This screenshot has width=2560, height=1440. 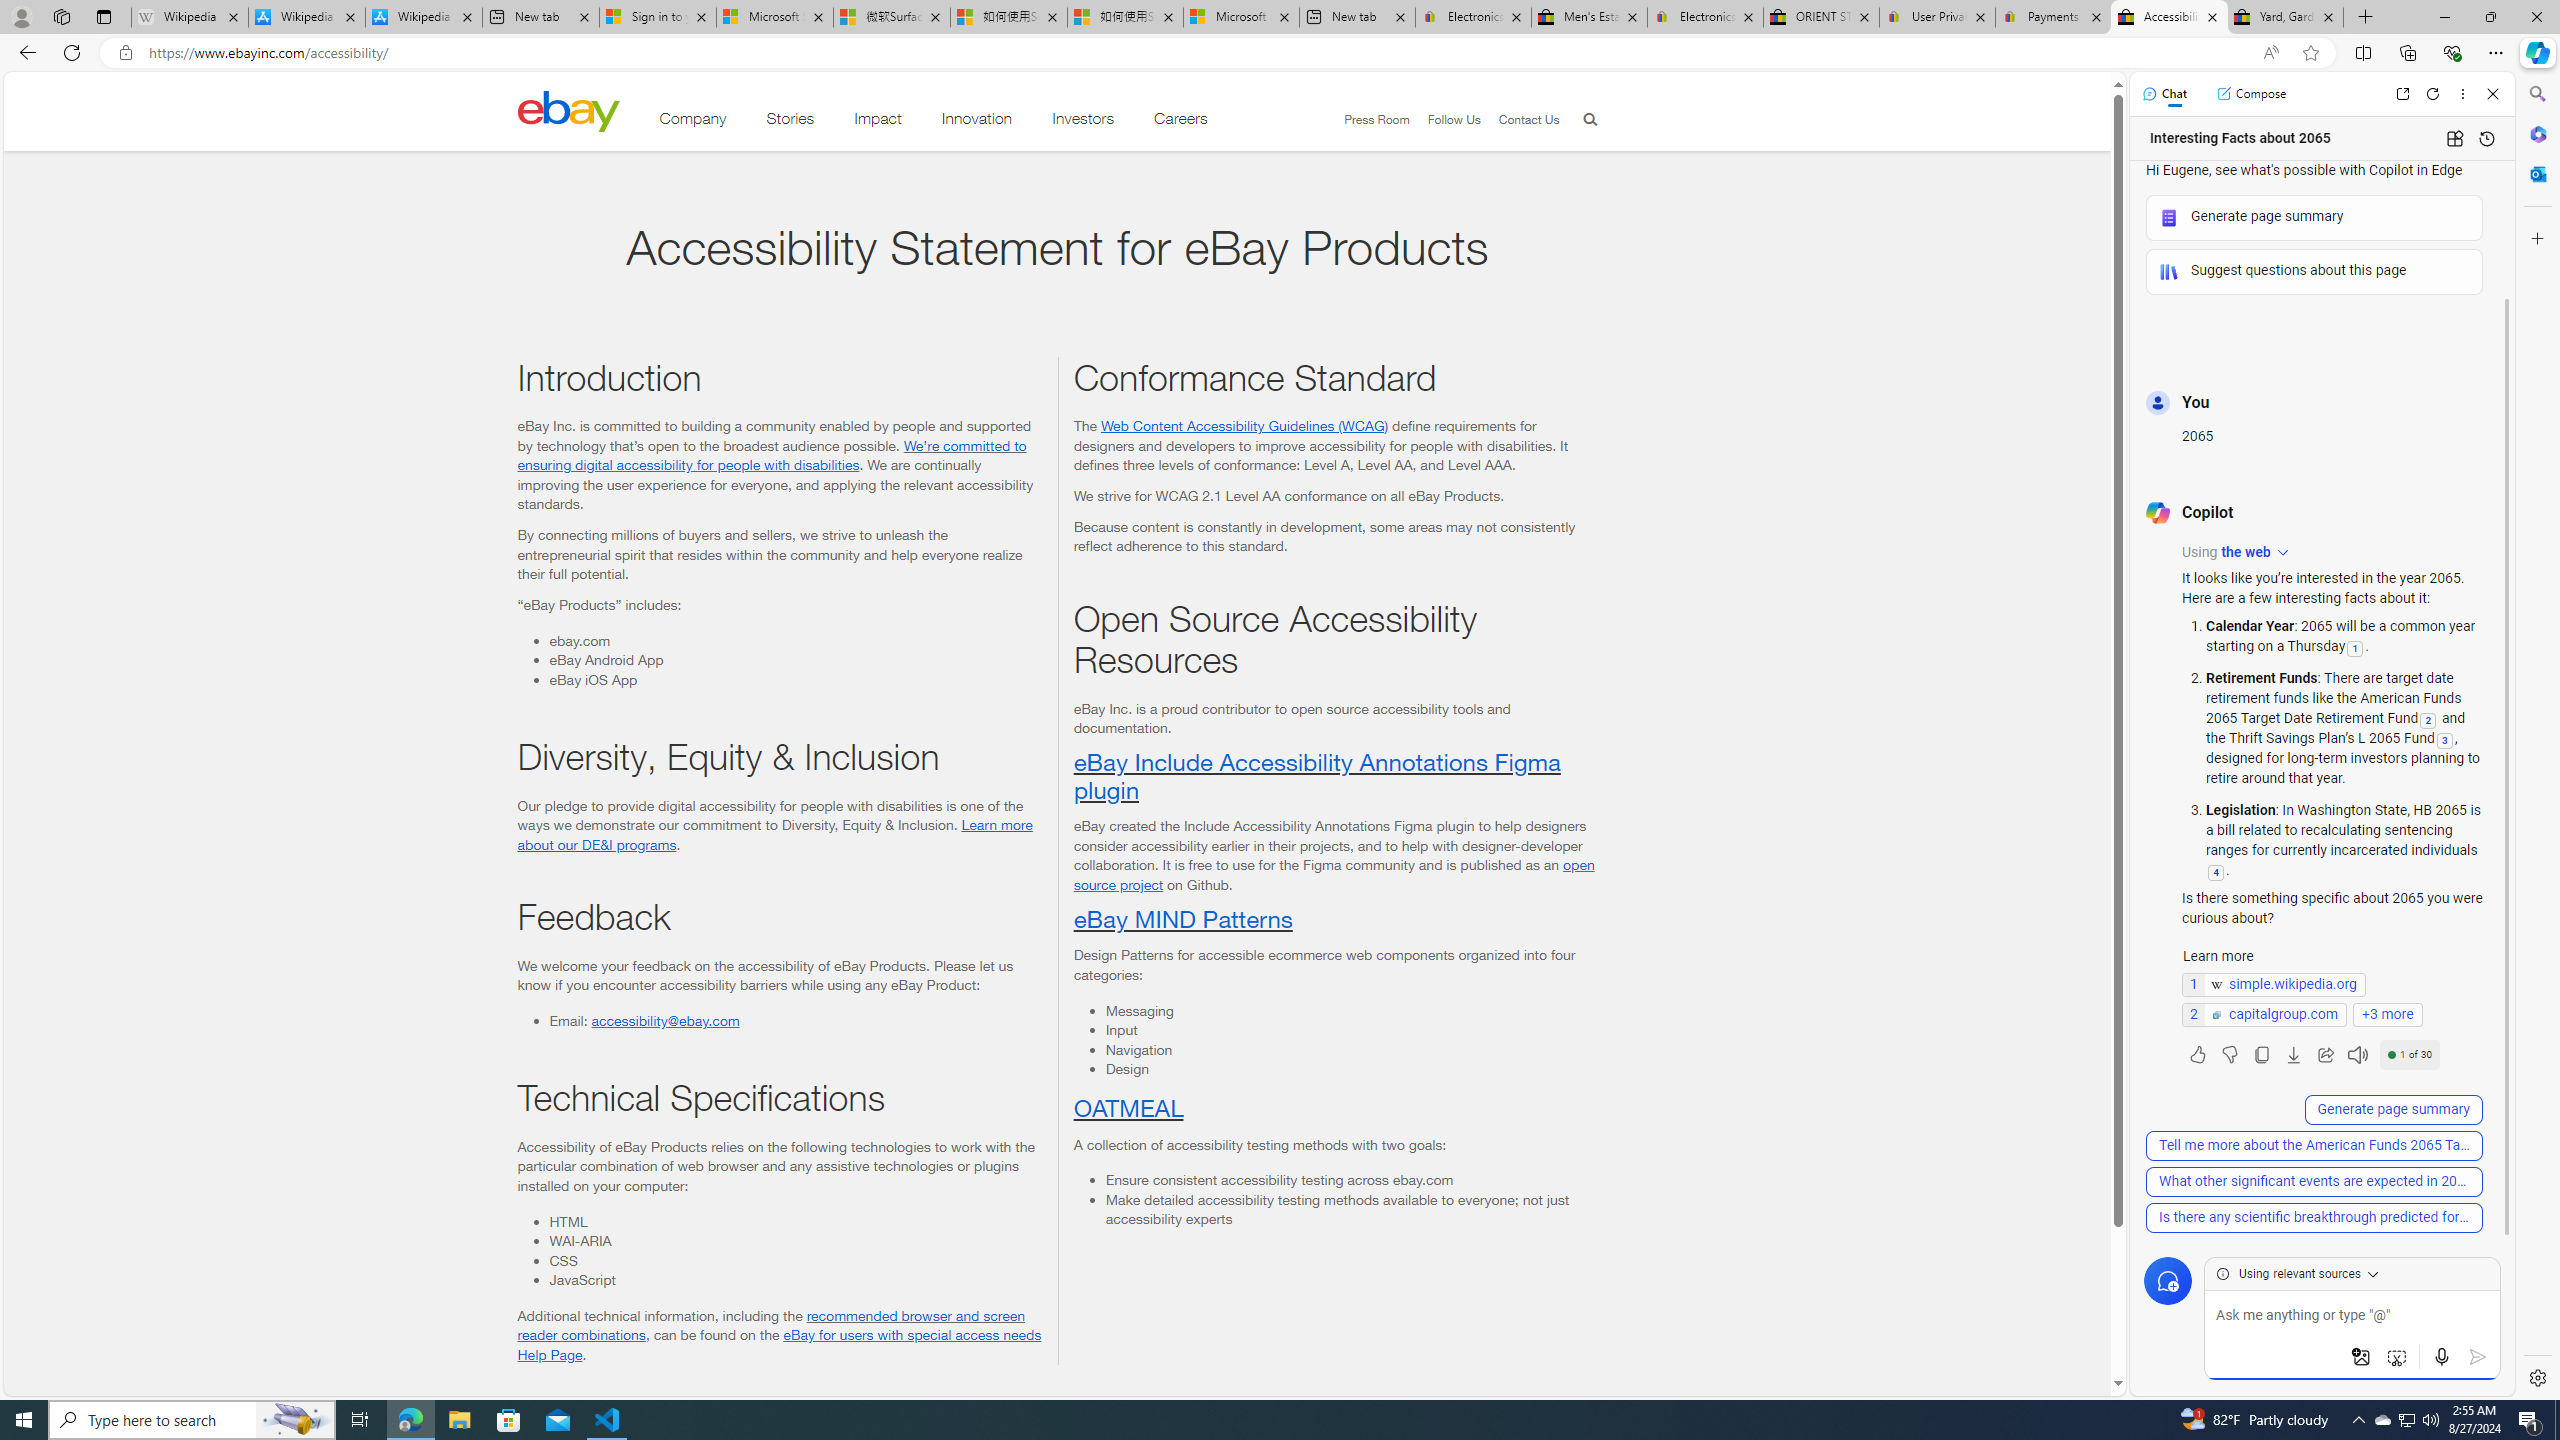 What do you see at coordinates (788, 122) in the screenshot?
I see `'Stories'` at bounding box center [788, 122].